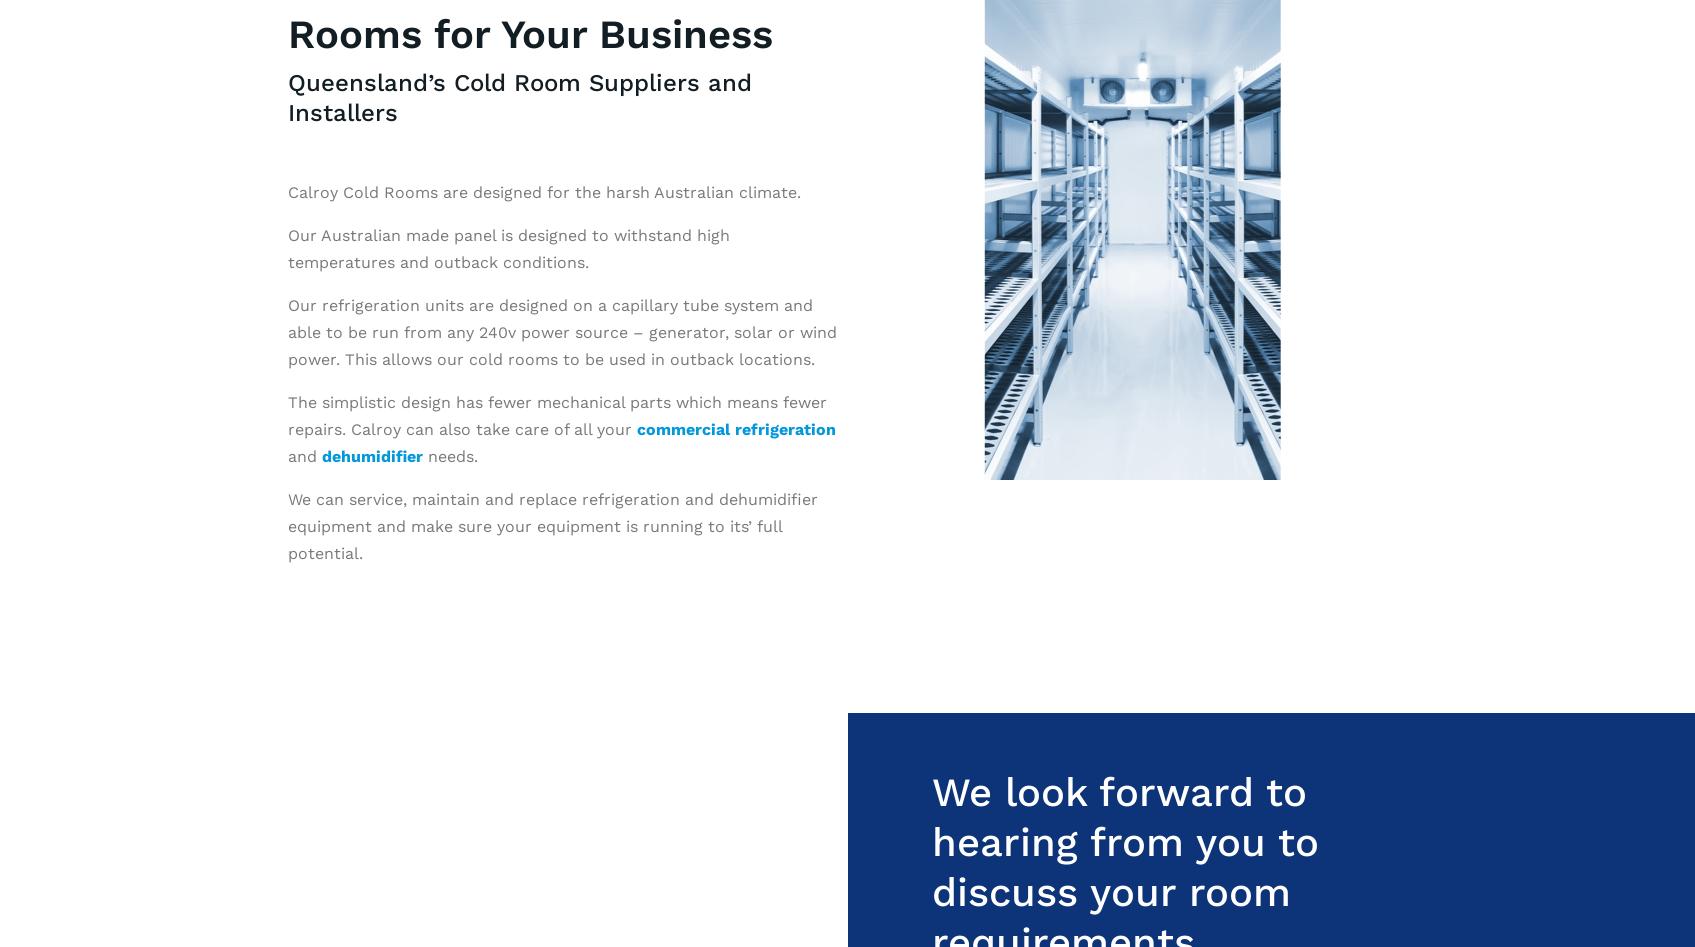 This screenshot has width=1695, height=947. What do you see at coordinates (734, 428) in the screenshot?
I see `'commercial refrigeration'` at bounding box center [734, 428].